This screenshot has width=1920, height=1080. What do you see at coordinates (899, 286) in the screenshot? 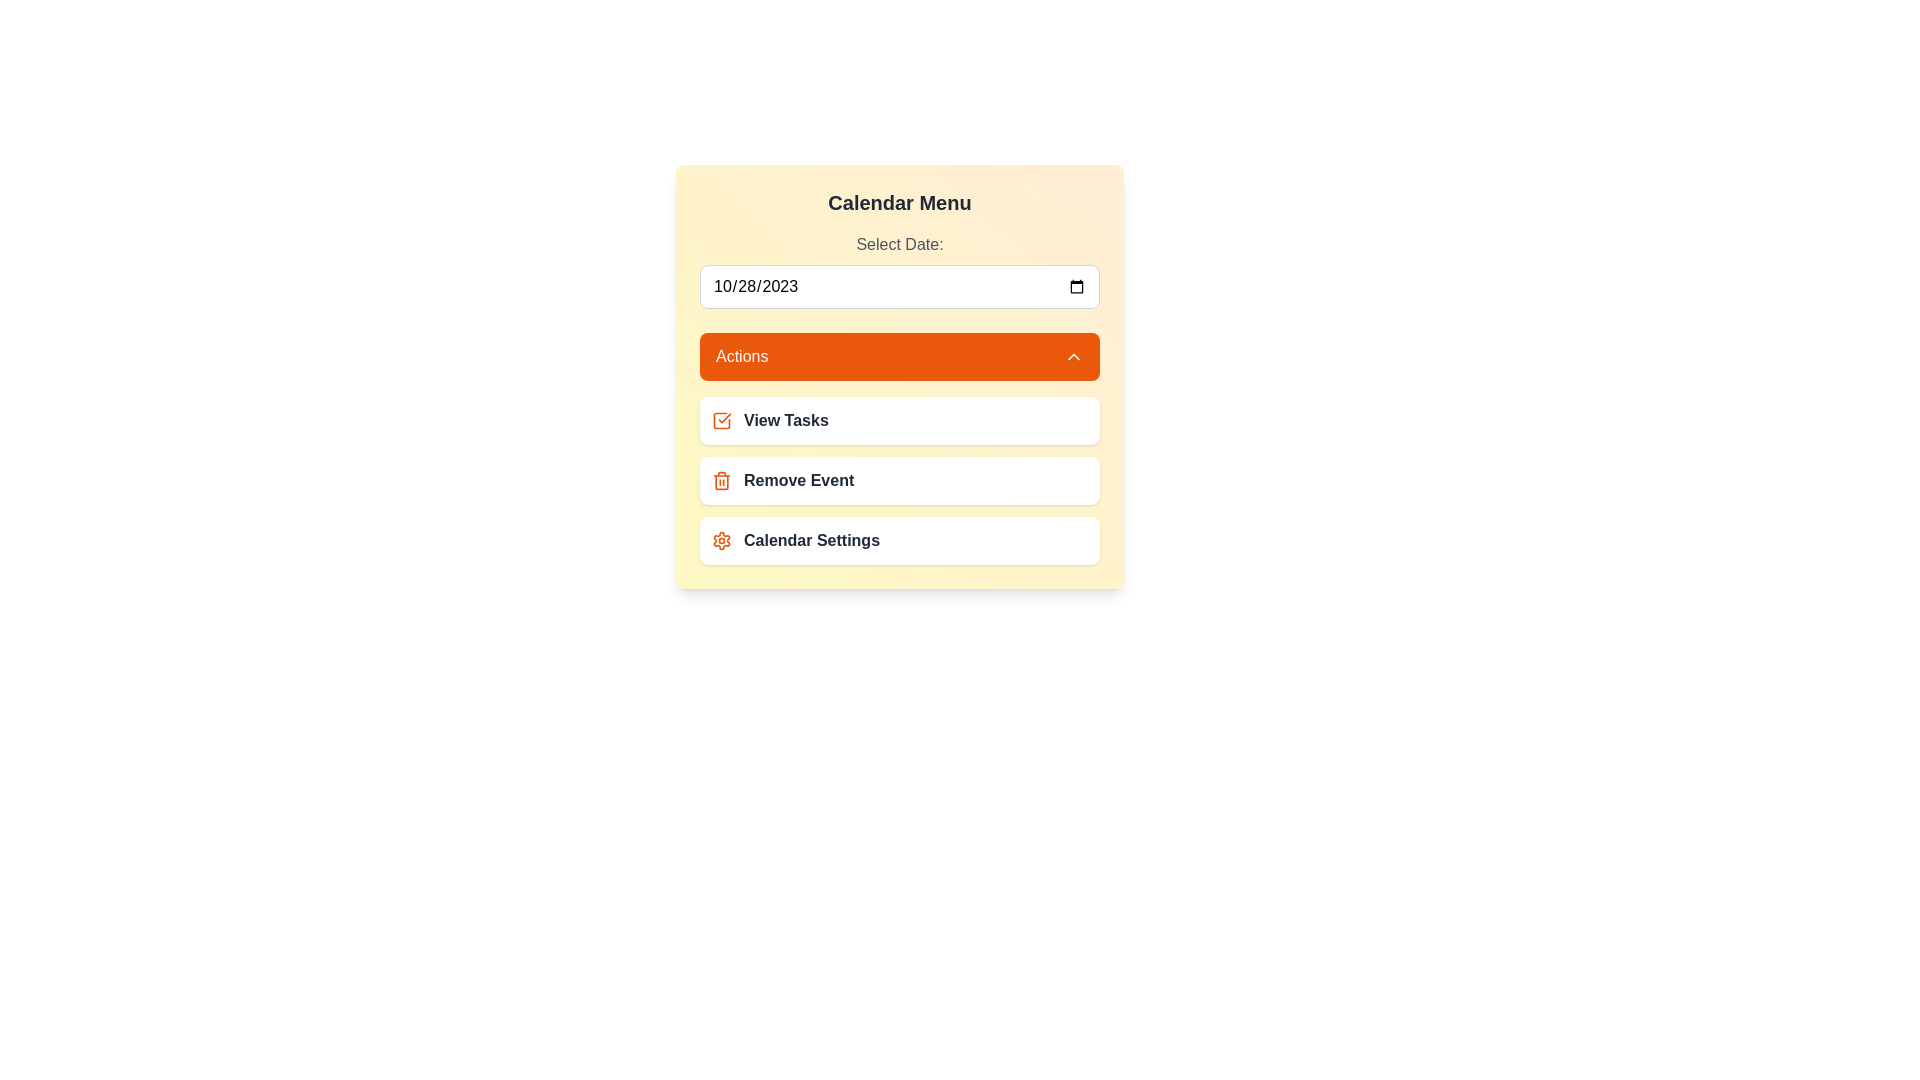
I see `the date input field to focus and allow date selection` at bounding box center [899, 286].